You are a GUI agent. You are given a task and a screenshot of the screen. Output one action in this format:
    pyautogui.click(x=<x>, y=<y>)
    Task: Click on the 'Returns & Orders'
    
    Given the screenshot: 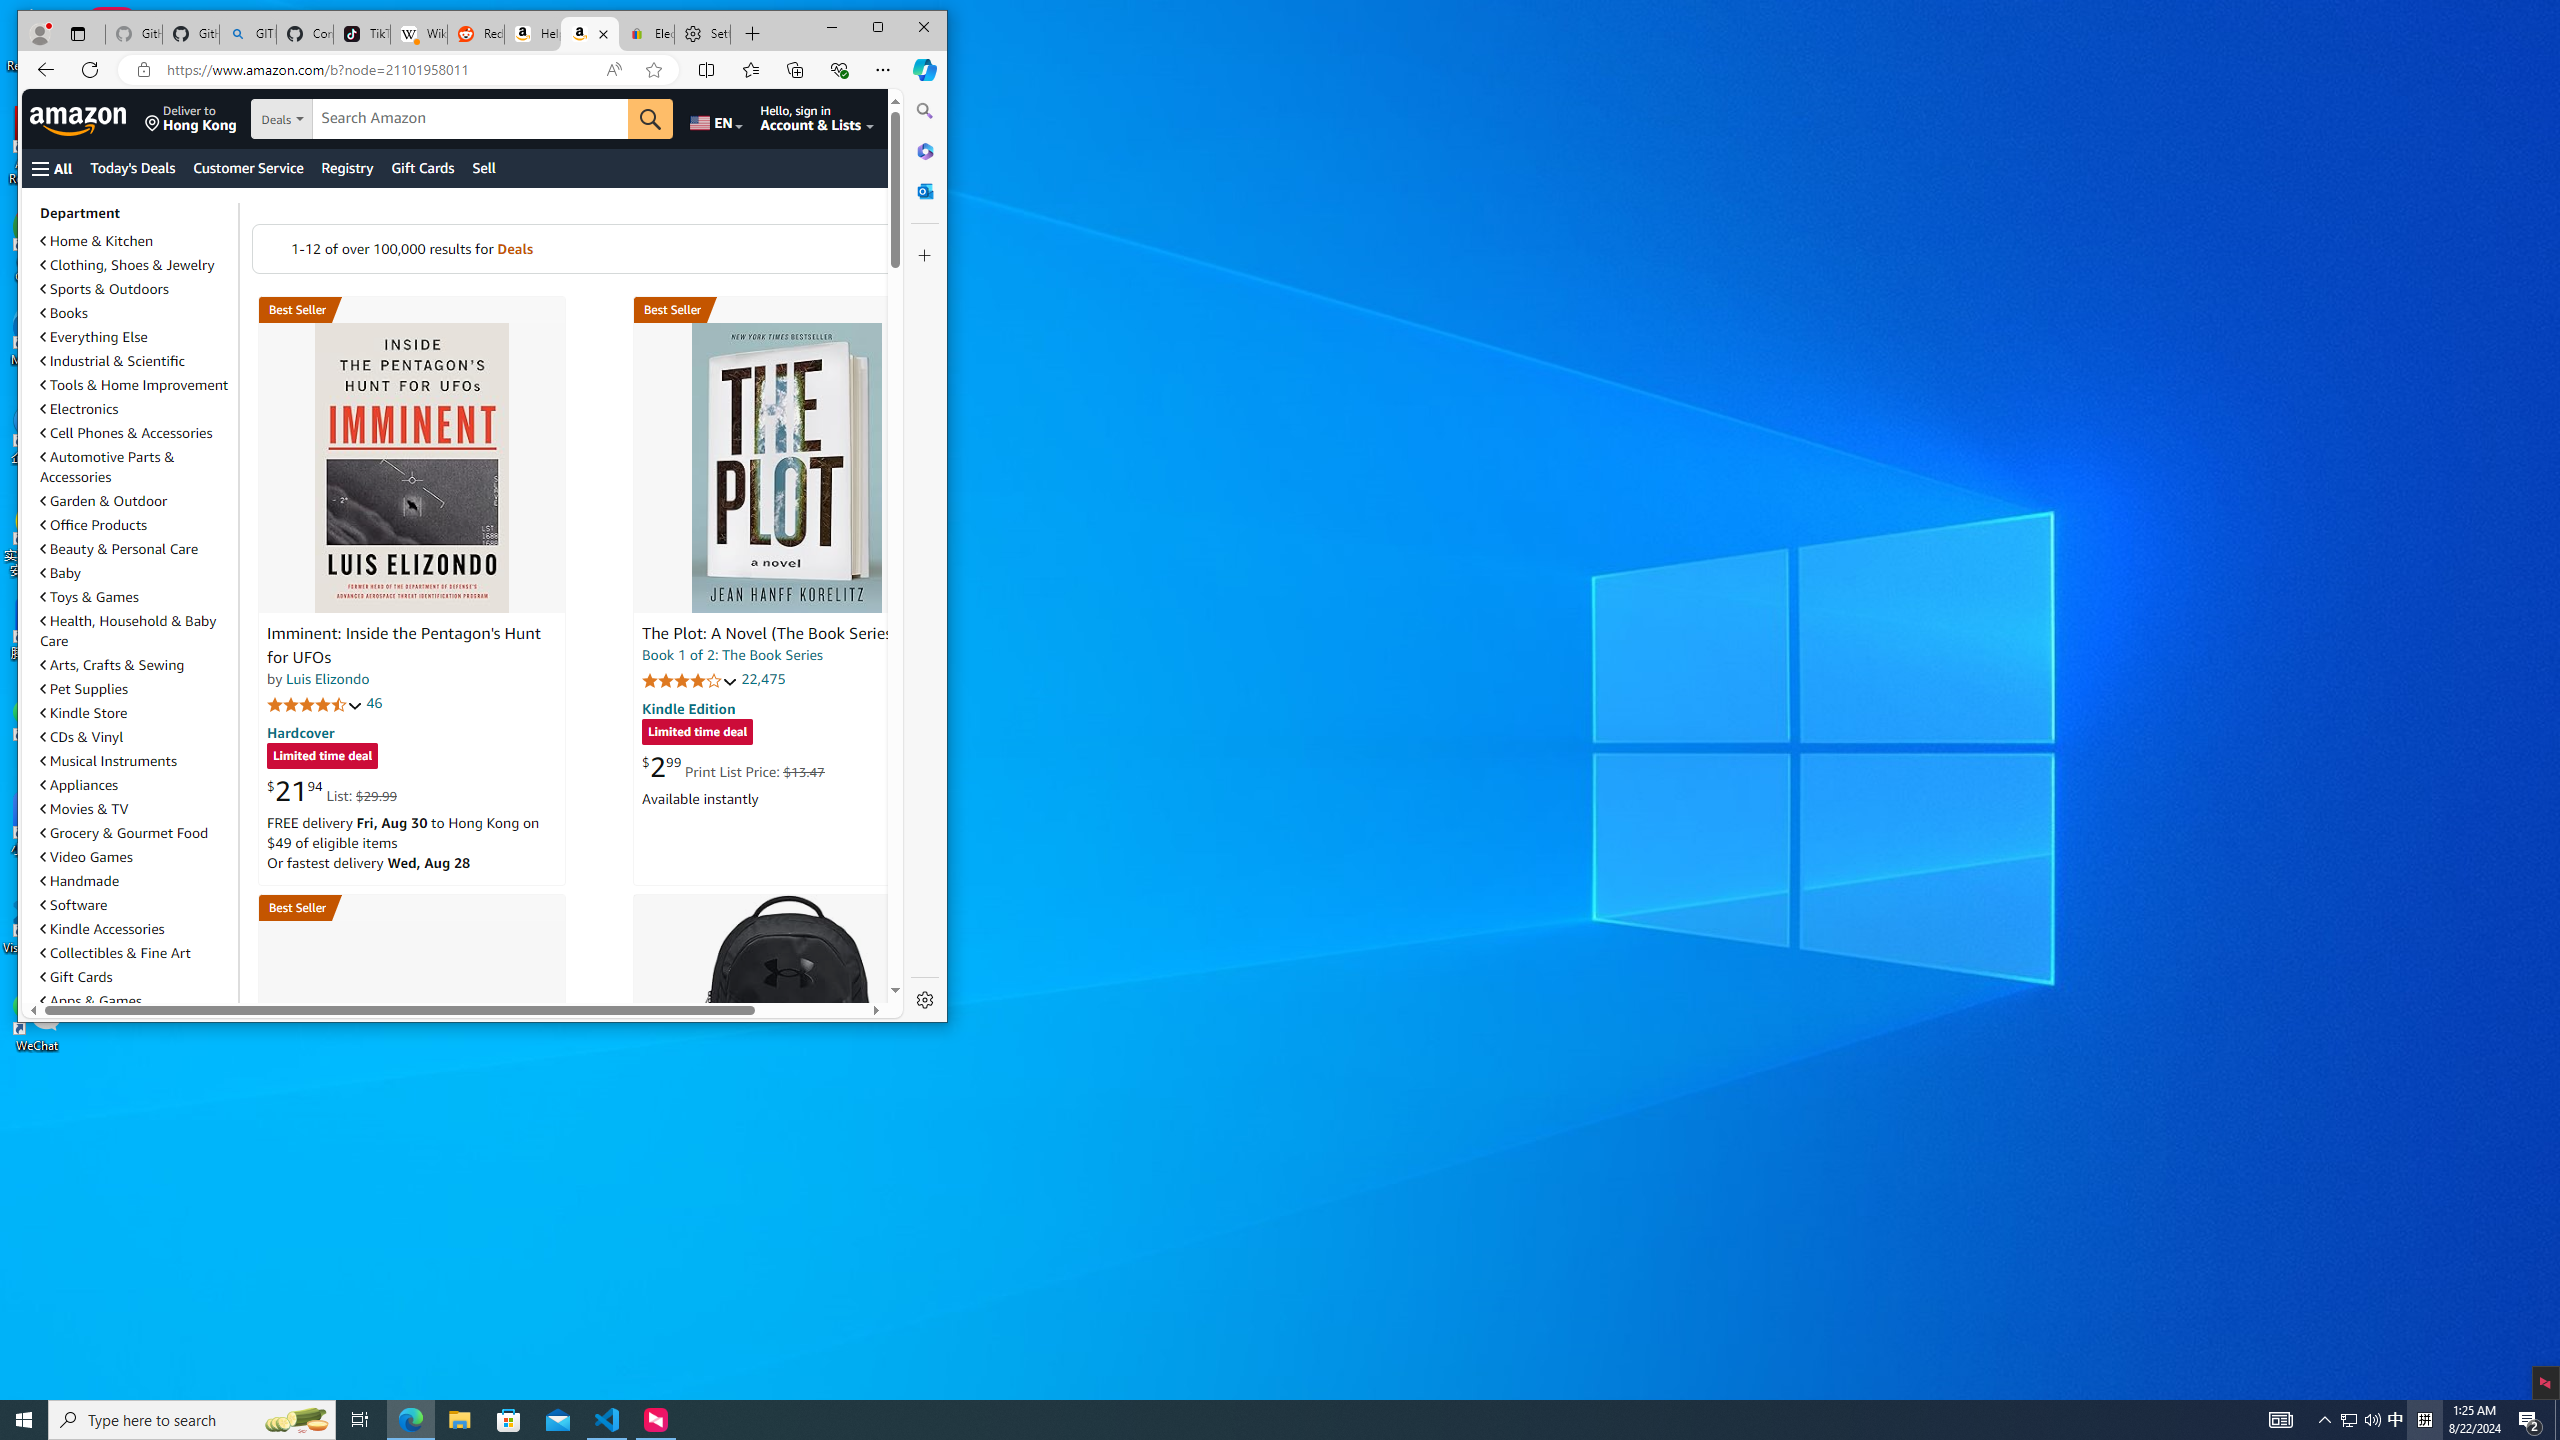 What is the action you would take?
    pyautogui.click(x=921, y=118)
    